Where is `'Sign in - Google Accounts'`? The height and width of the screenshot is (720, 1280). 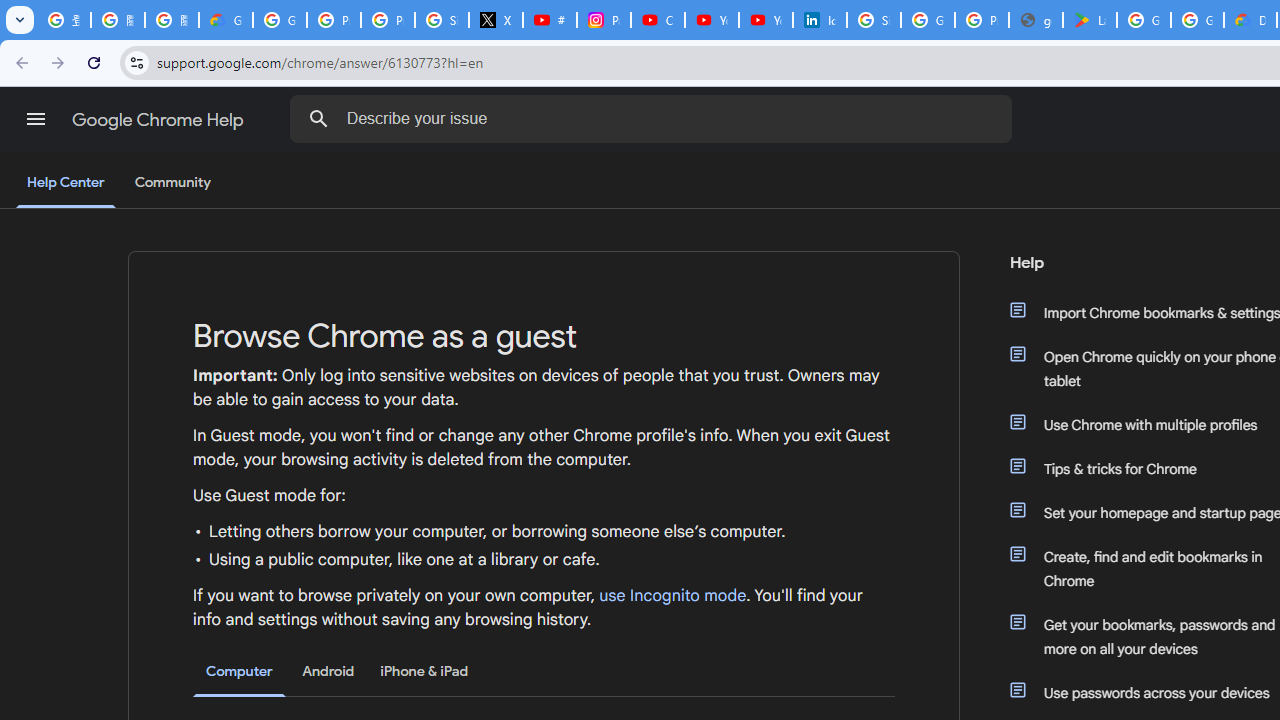 'Sign in - Google Accounts' is located at coordinates (874, 20).